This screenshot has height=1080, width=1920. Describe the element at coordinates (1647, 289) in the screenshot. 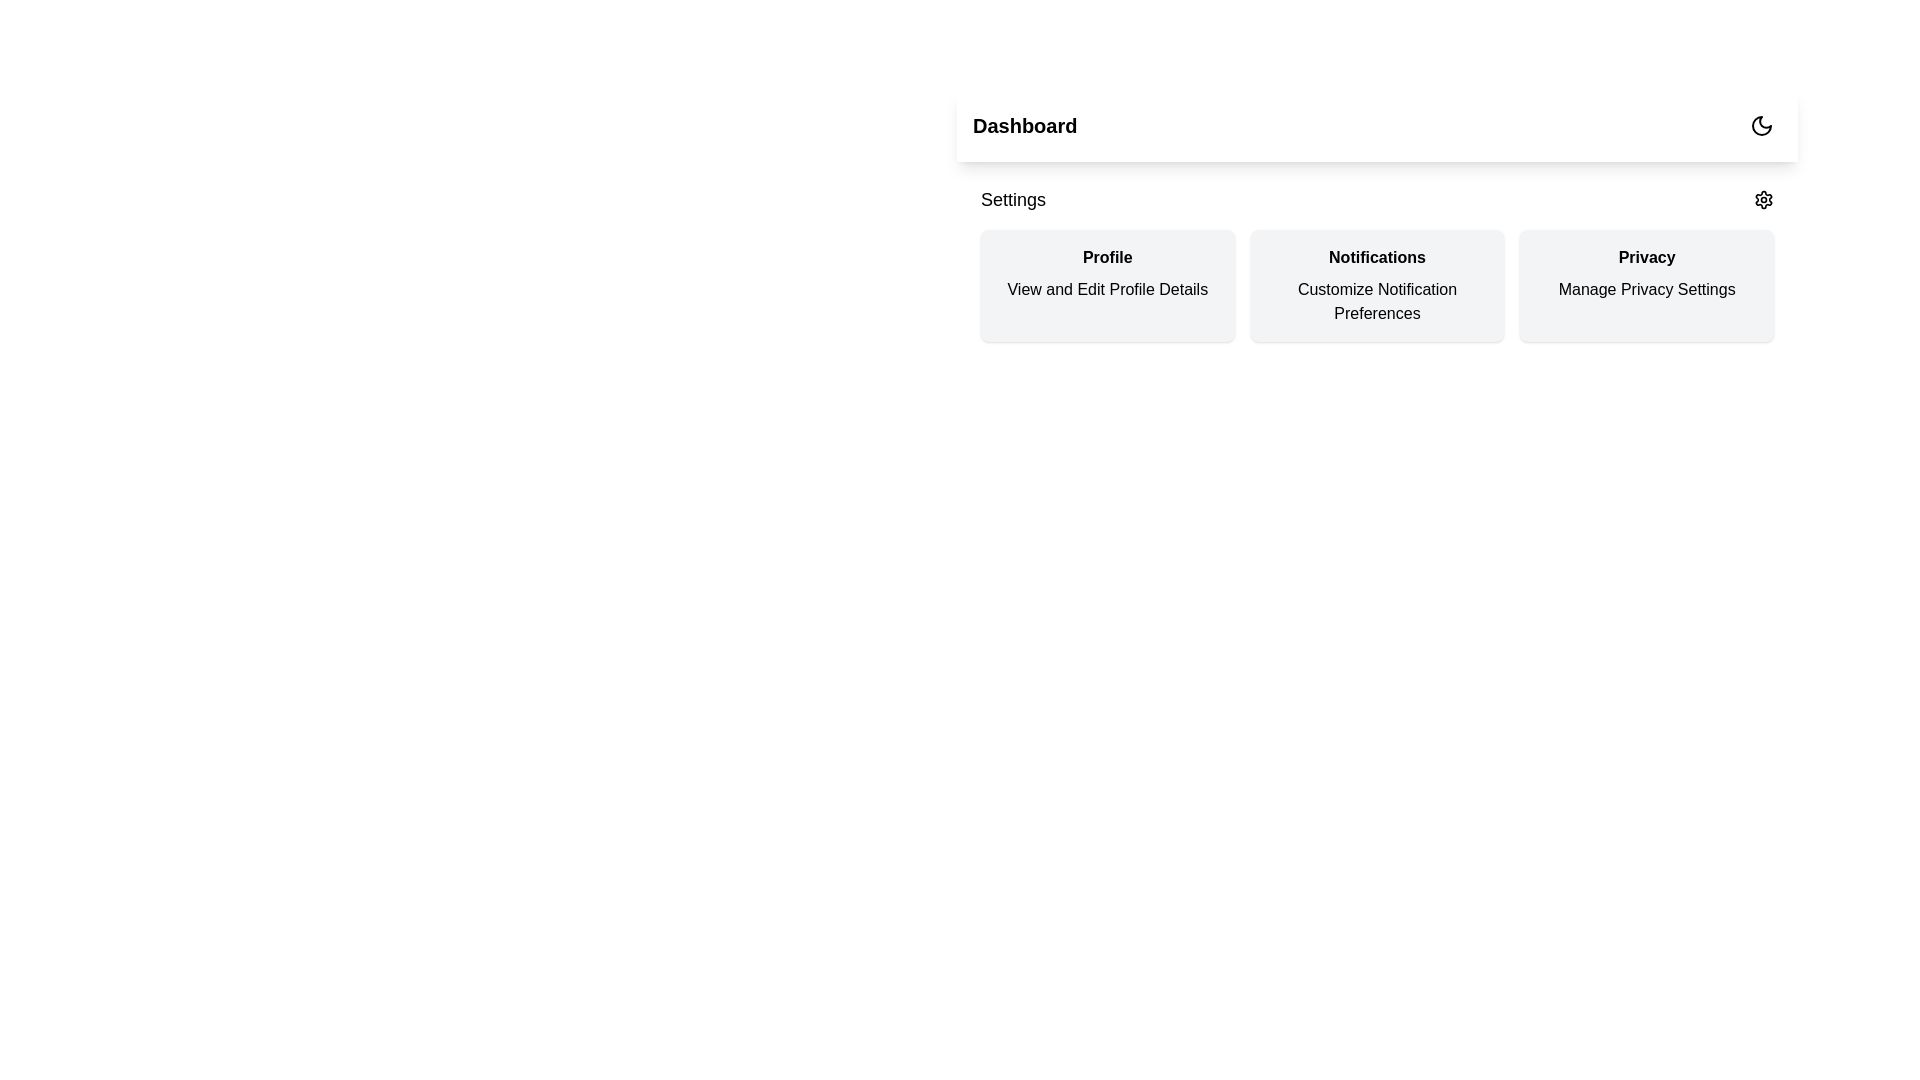

I see `the second text element within the 'Privacy' card that labels the action or topic of managing privacy settings` at that location.